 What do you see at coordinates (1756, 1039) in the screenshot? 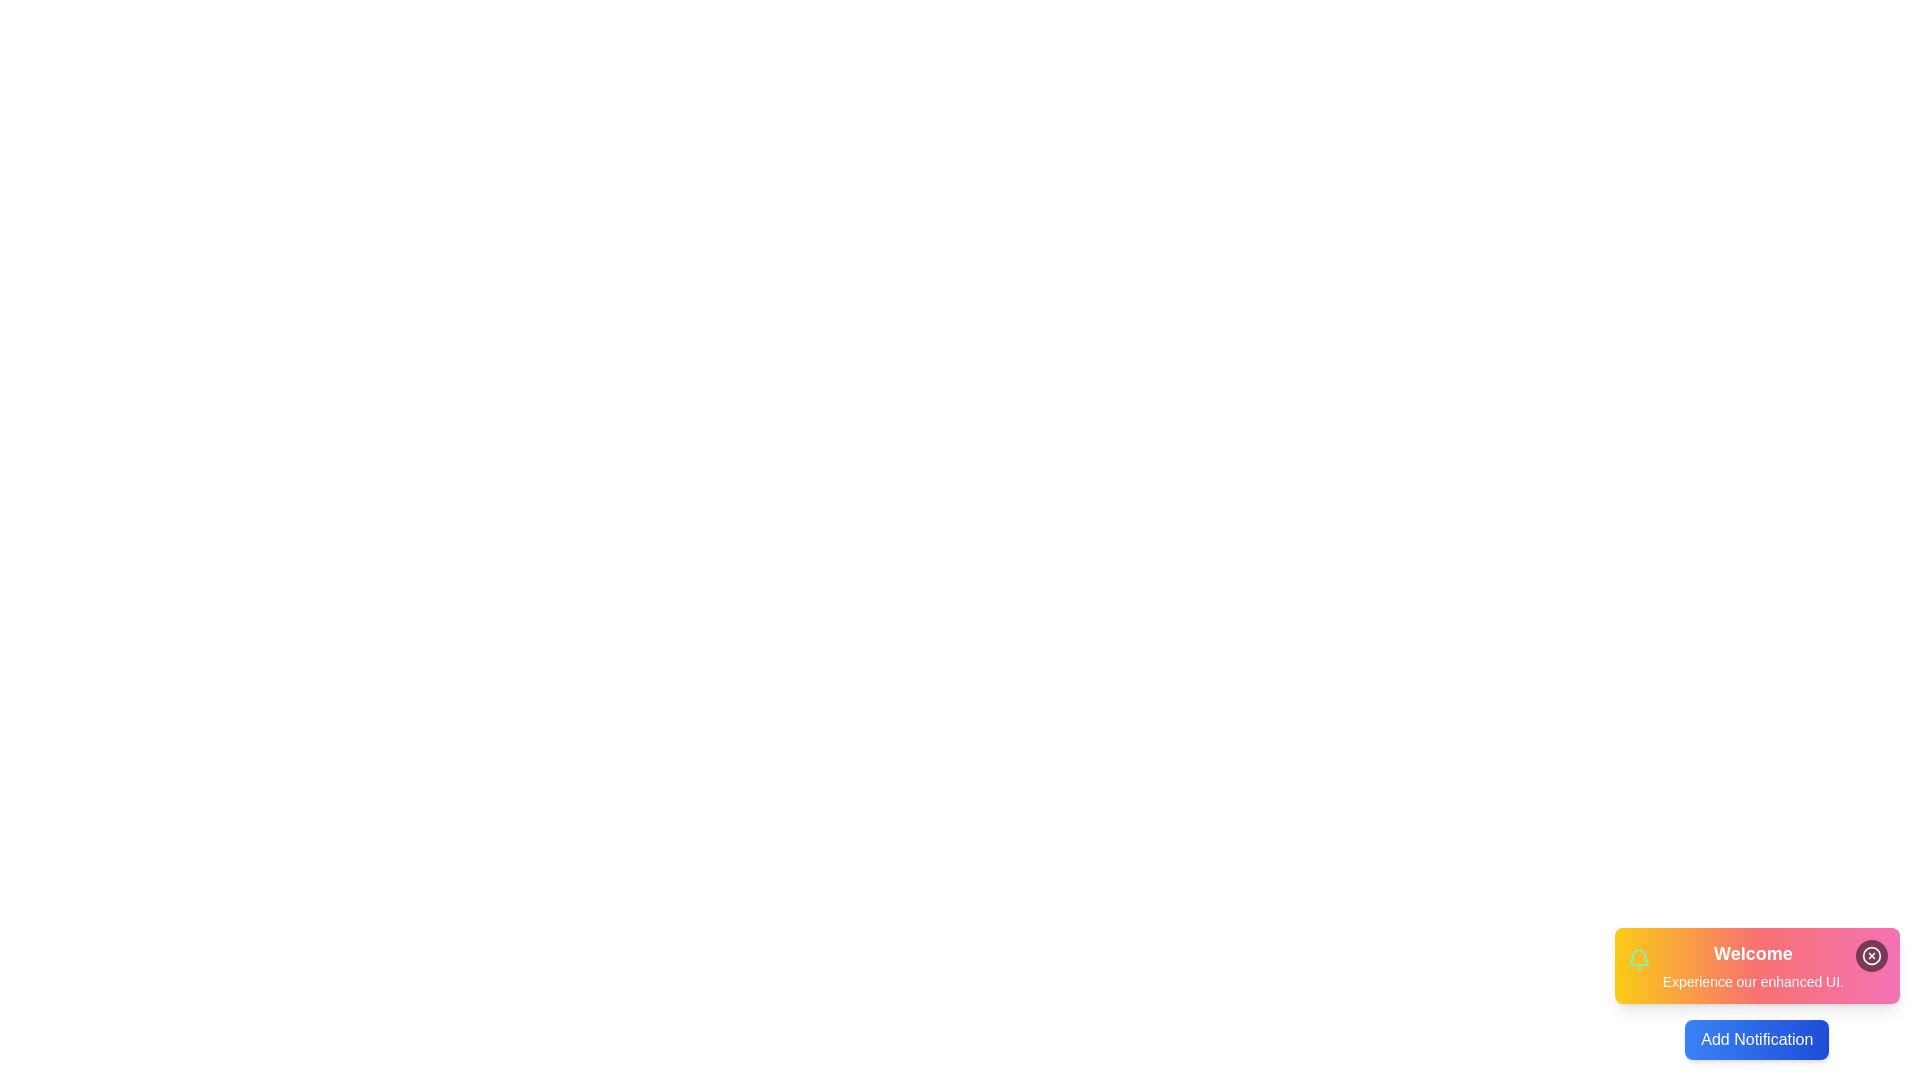
I see `the blue rectangular button with the text 'Add Notification'` at bounding box center [1756, 1039].